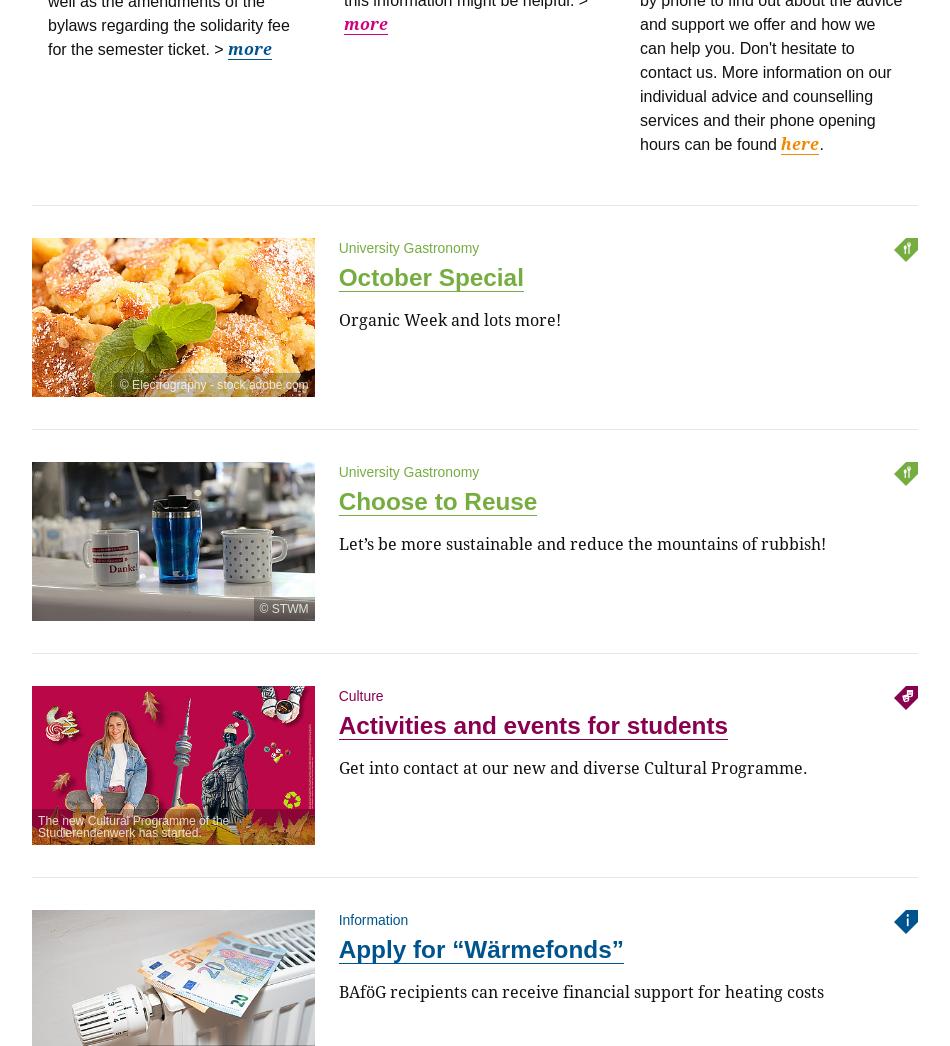 This screenshot has height=1046, width=950. What do you see at coordinates (480, 947) in the screenshot?
I see `'Apply for “Wärmefonds”'` at bounding box center [480, 947].